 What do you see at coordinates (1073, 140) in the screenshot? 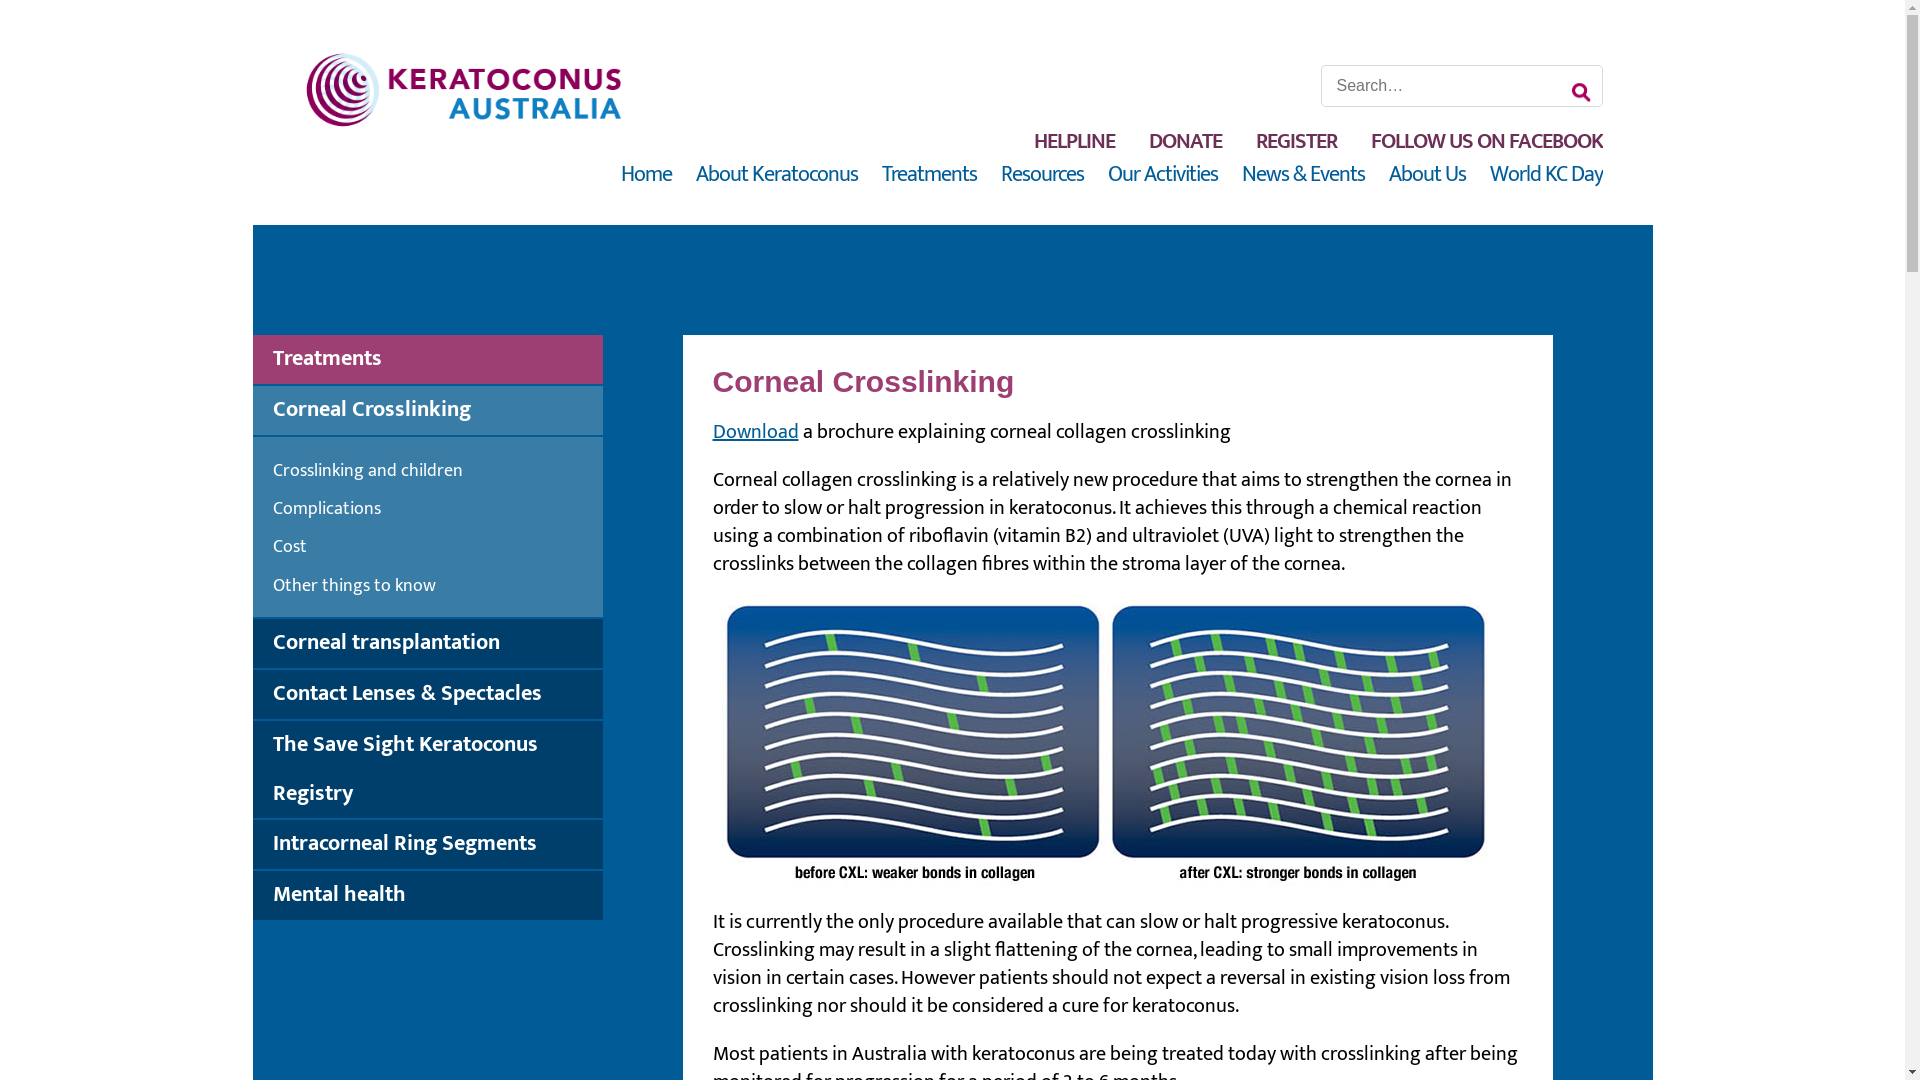
I see `'HELPLINE'` at bounding box center [1073, 140].